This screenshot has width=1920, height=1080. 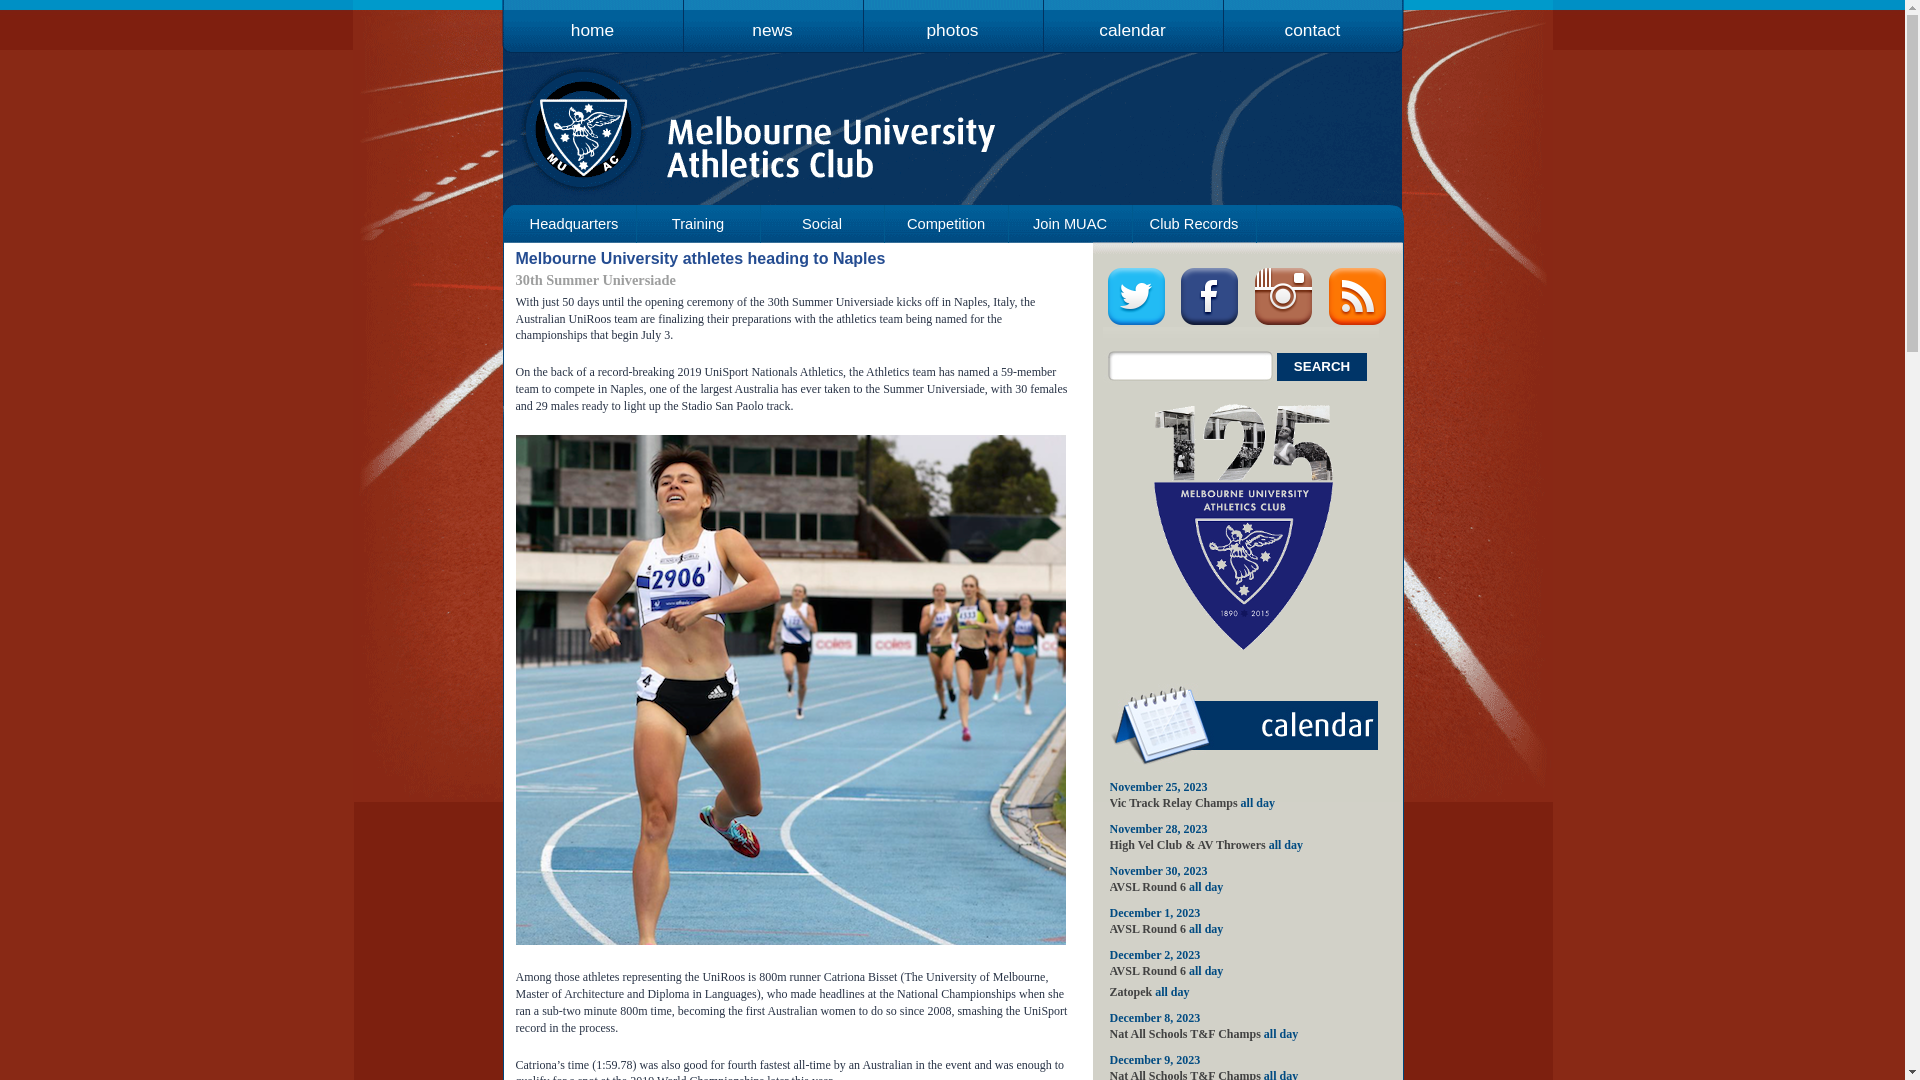 What do you see at coordinates (1208, 320) in the screenshot?
I see `'visit us on facebook'` at bounding box center [1208, 320].